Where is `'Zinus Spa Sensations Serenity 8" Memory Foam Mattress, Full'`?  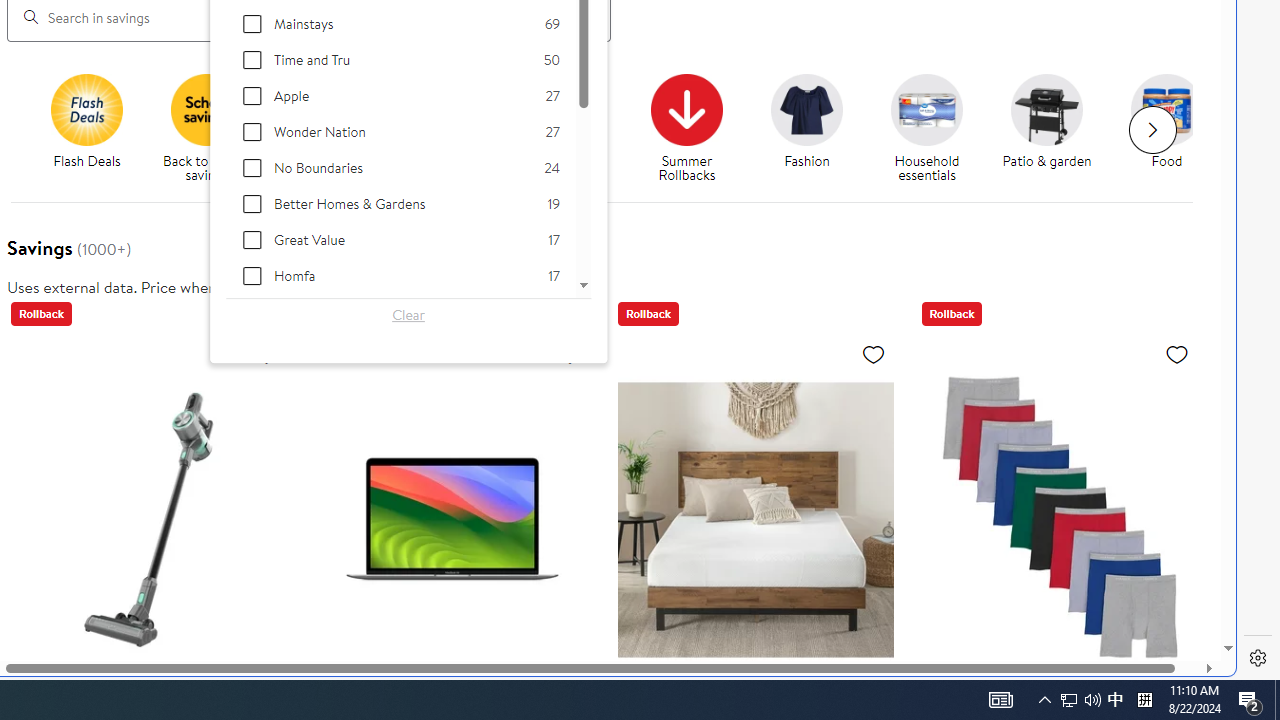 'Zinus Spa Sensations Serenity 8" Memory Foam Mattress, Full' is located at coordinates (754, 518).